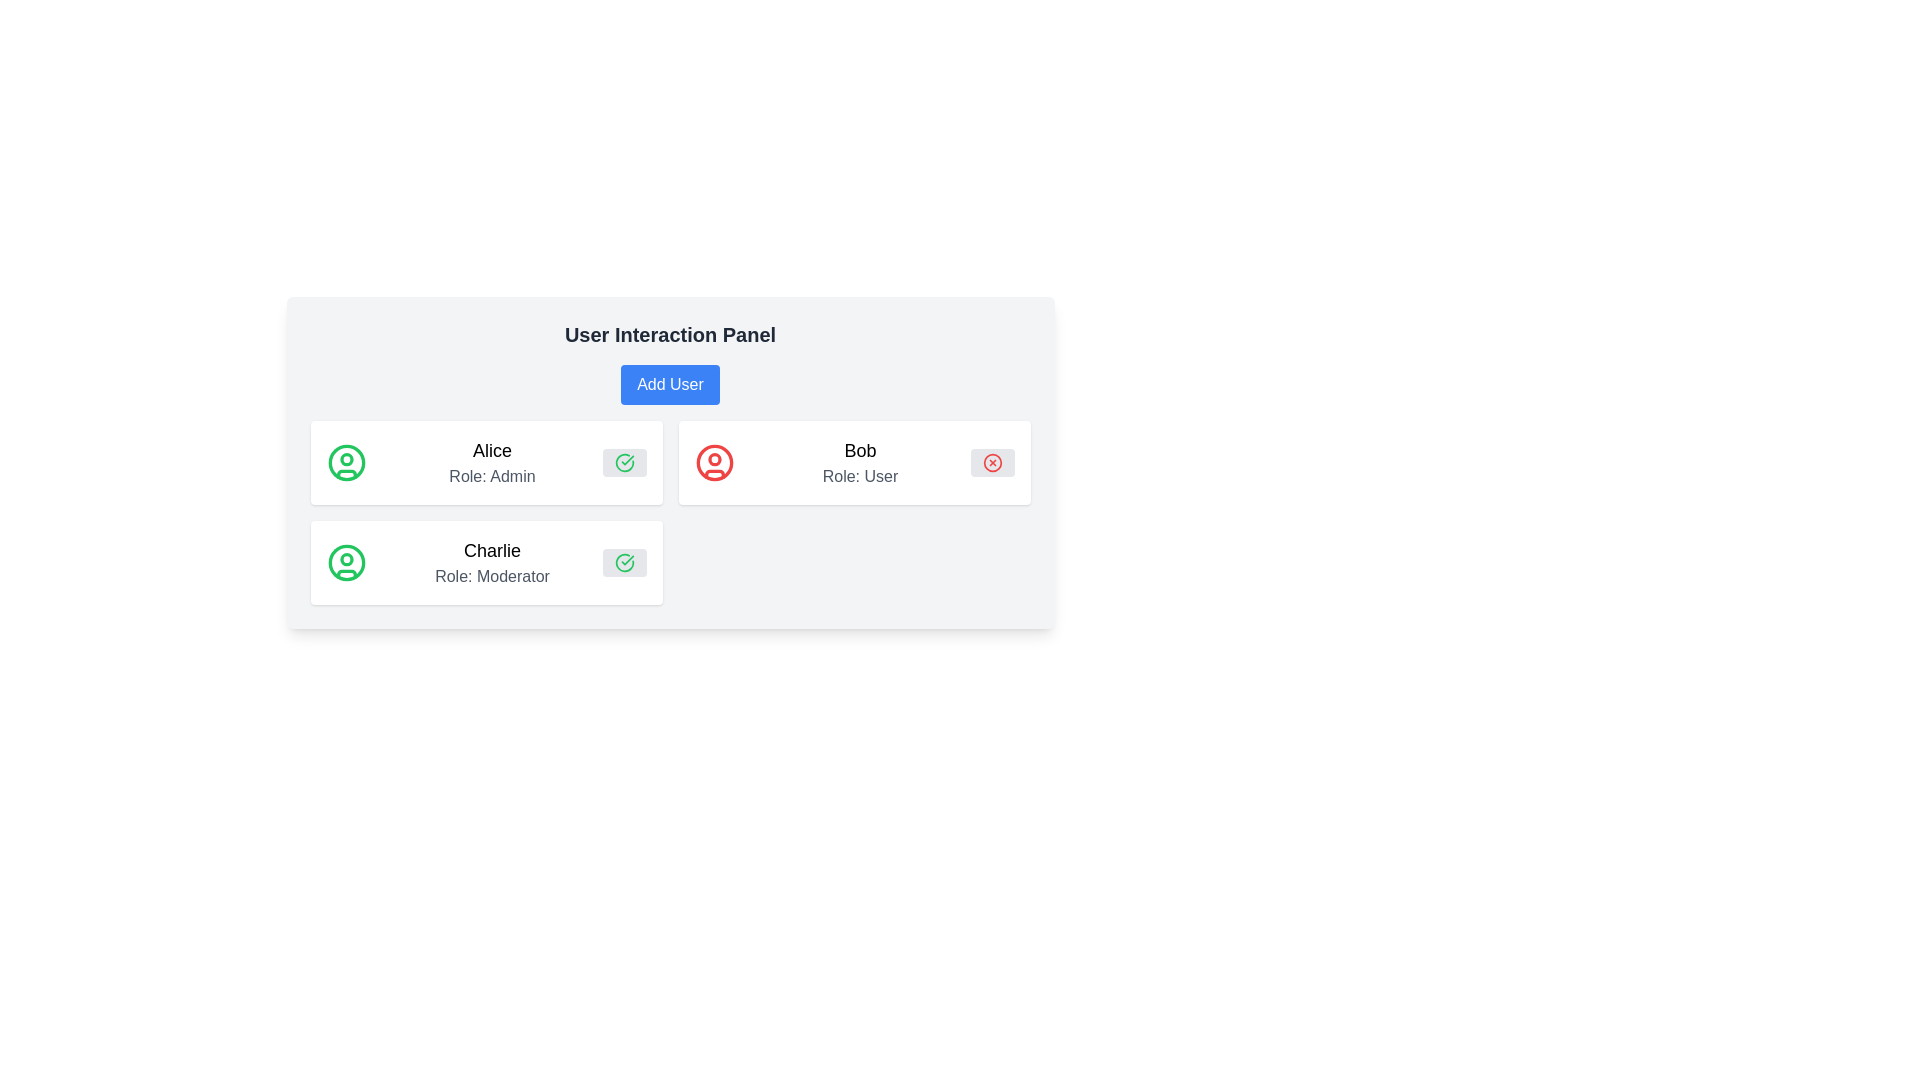 The width and height of the screenshot is (1920, 1080). What do you see at coordinates (992, 462) in the screenshot?
I see `the delete button located at the top-right of Bob's profile details in the user panel` at bounding box center [992, 462].